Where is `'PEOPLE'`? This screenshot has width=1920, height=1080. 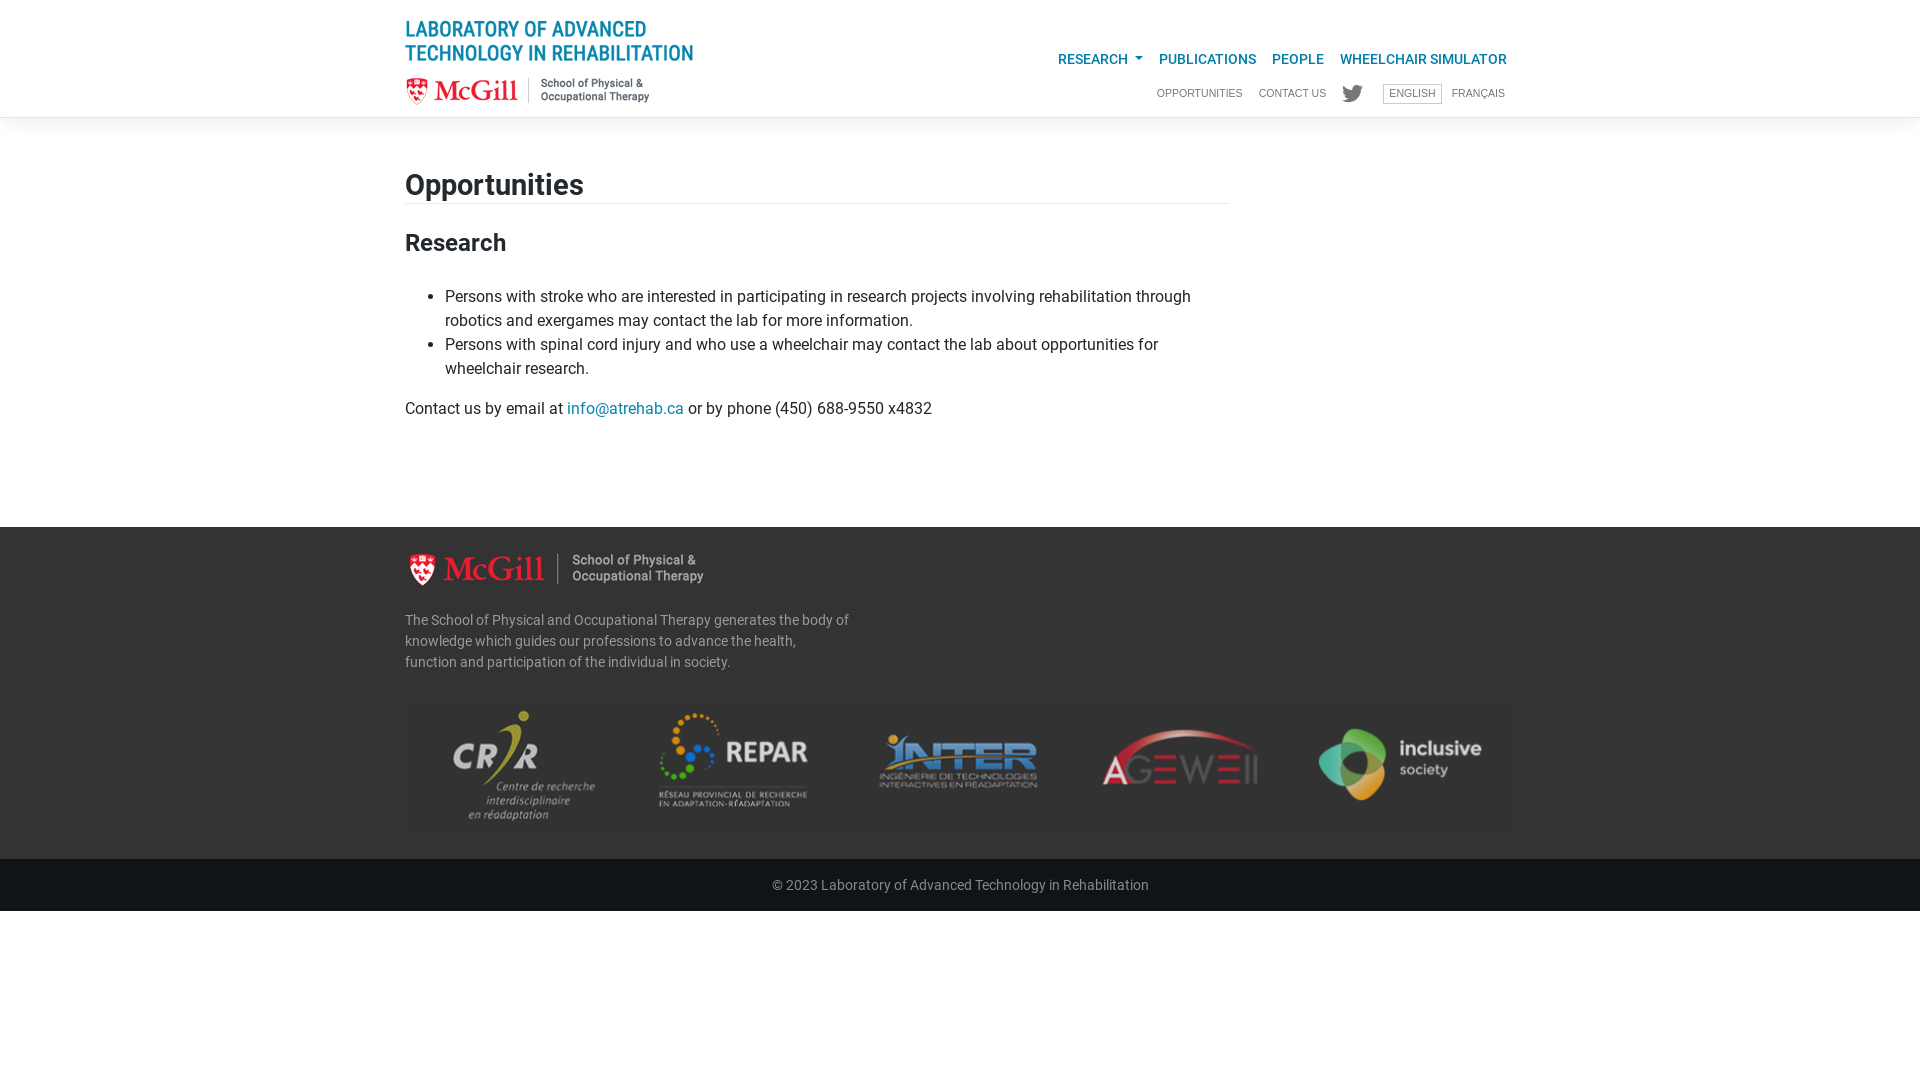
'PEOPLE' is located at coordinates (1297, 58).